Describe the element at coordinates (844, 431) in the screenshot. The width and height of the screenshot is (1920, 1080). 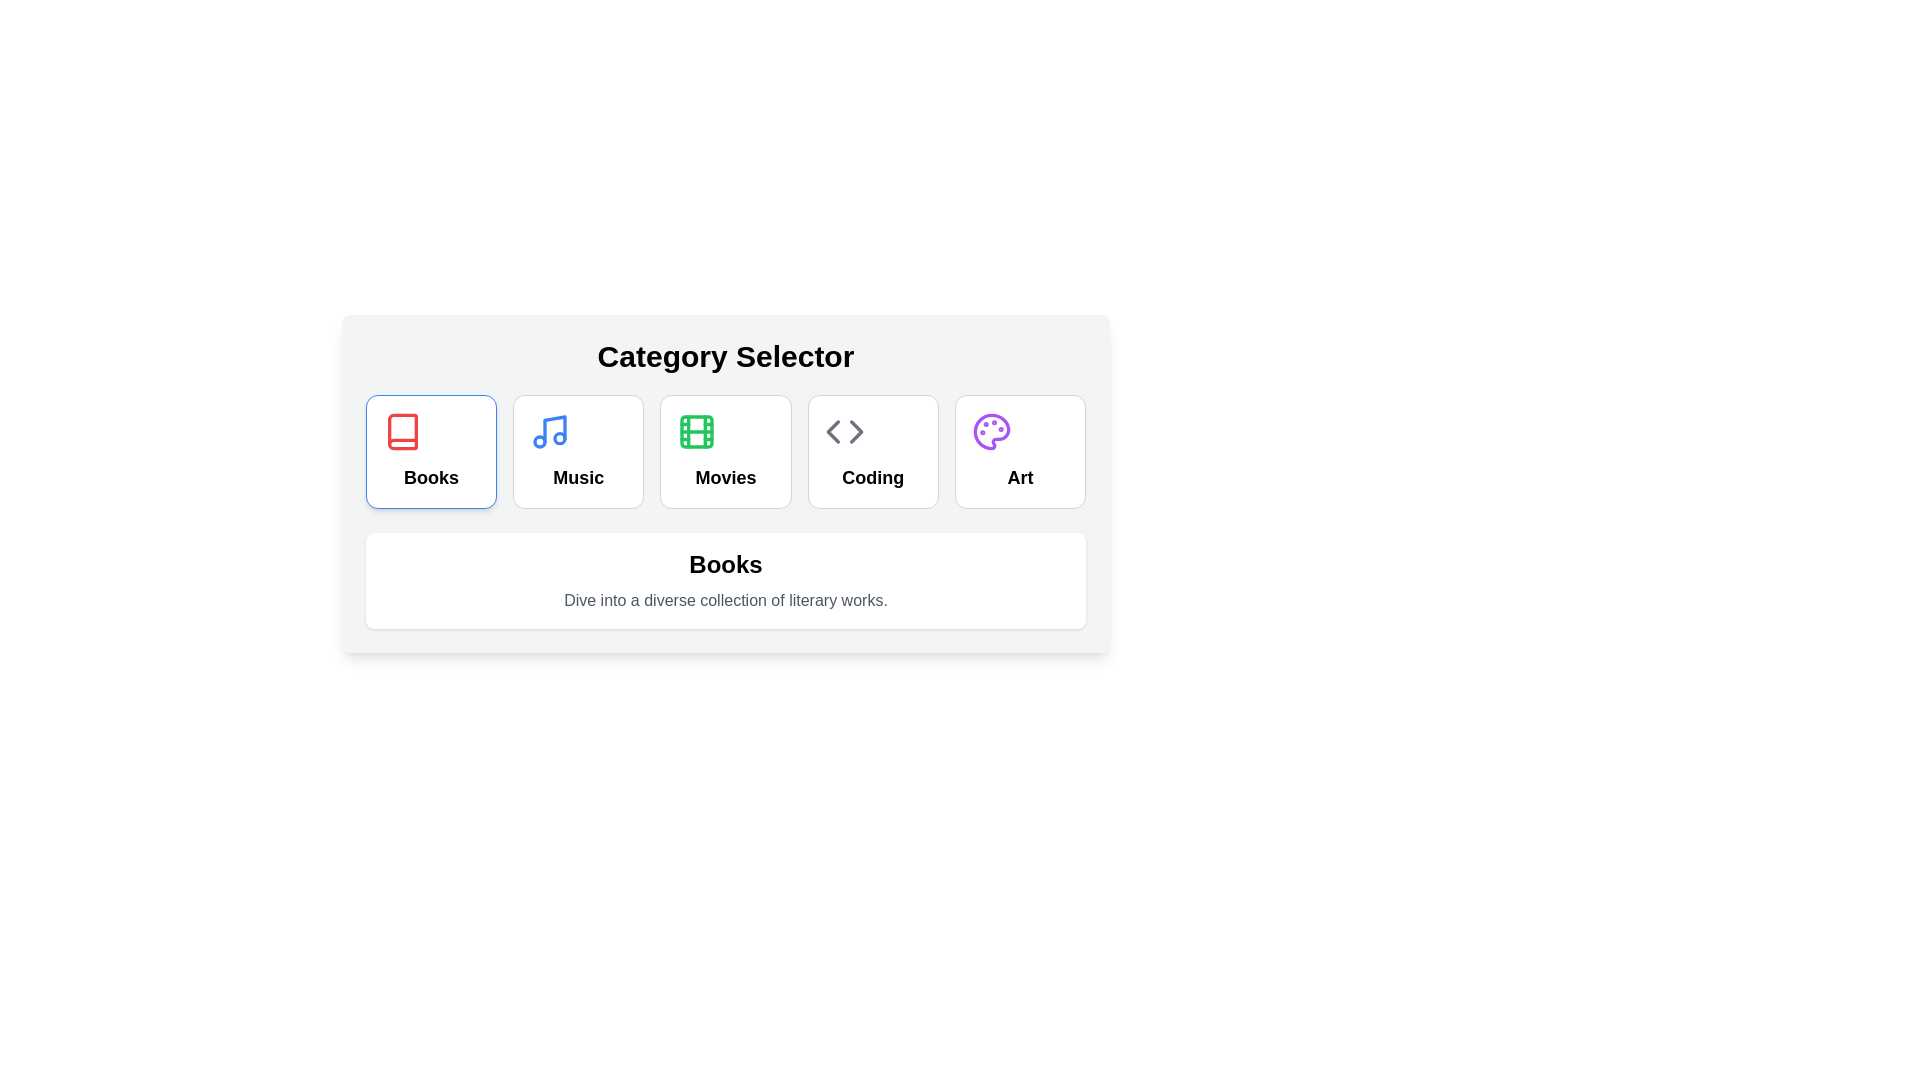
I see `the 'Coding' category icon, which is the fourth card in the top row of the category selector interface, positioned above the text 'Coding'` at that location.